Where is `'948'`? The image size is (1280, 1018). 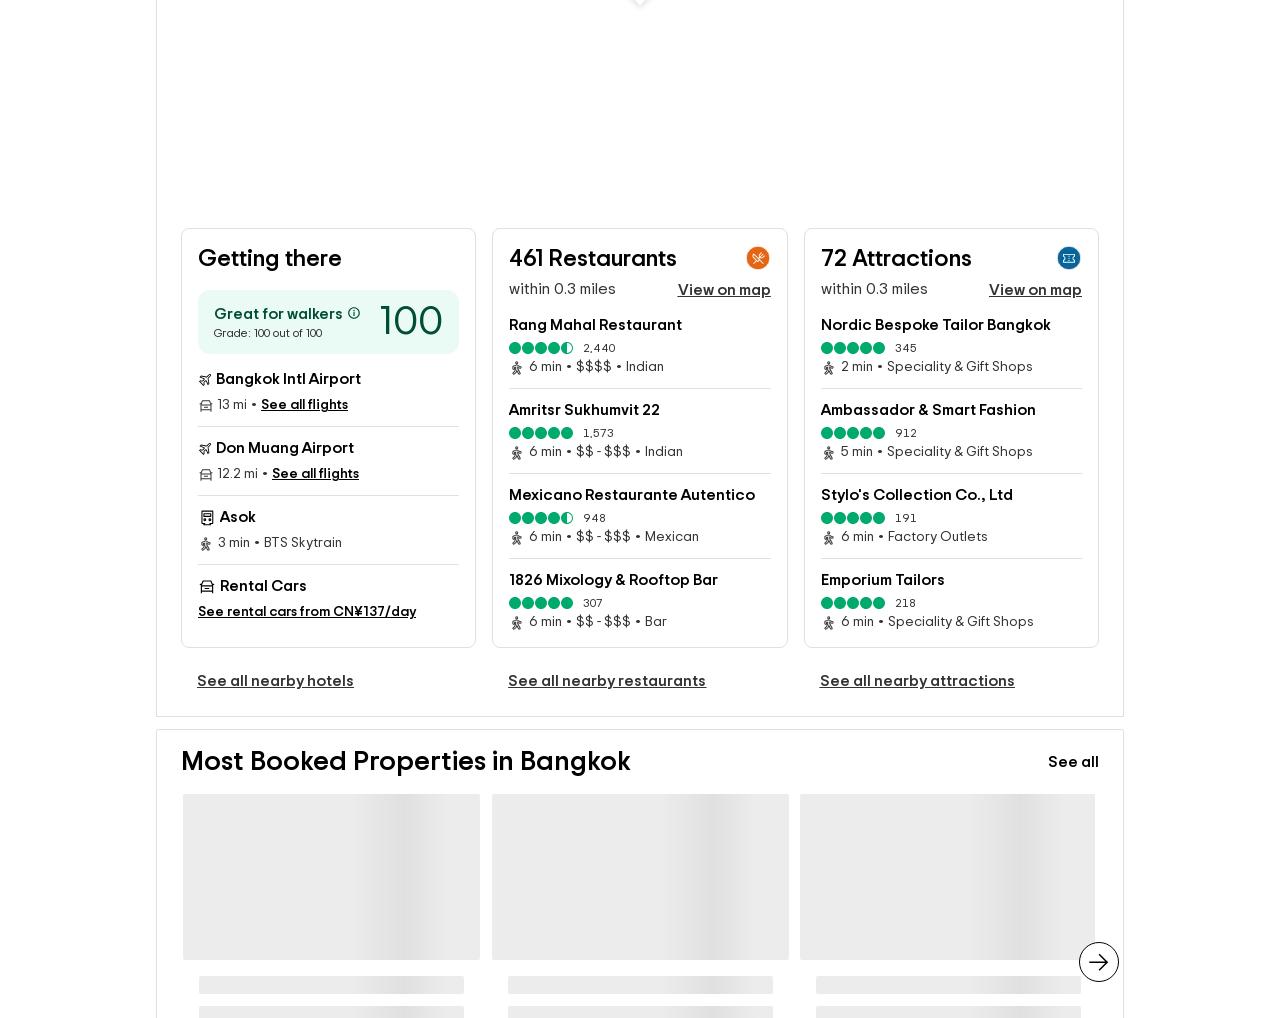
'948' is located at coordinates (582, 543).